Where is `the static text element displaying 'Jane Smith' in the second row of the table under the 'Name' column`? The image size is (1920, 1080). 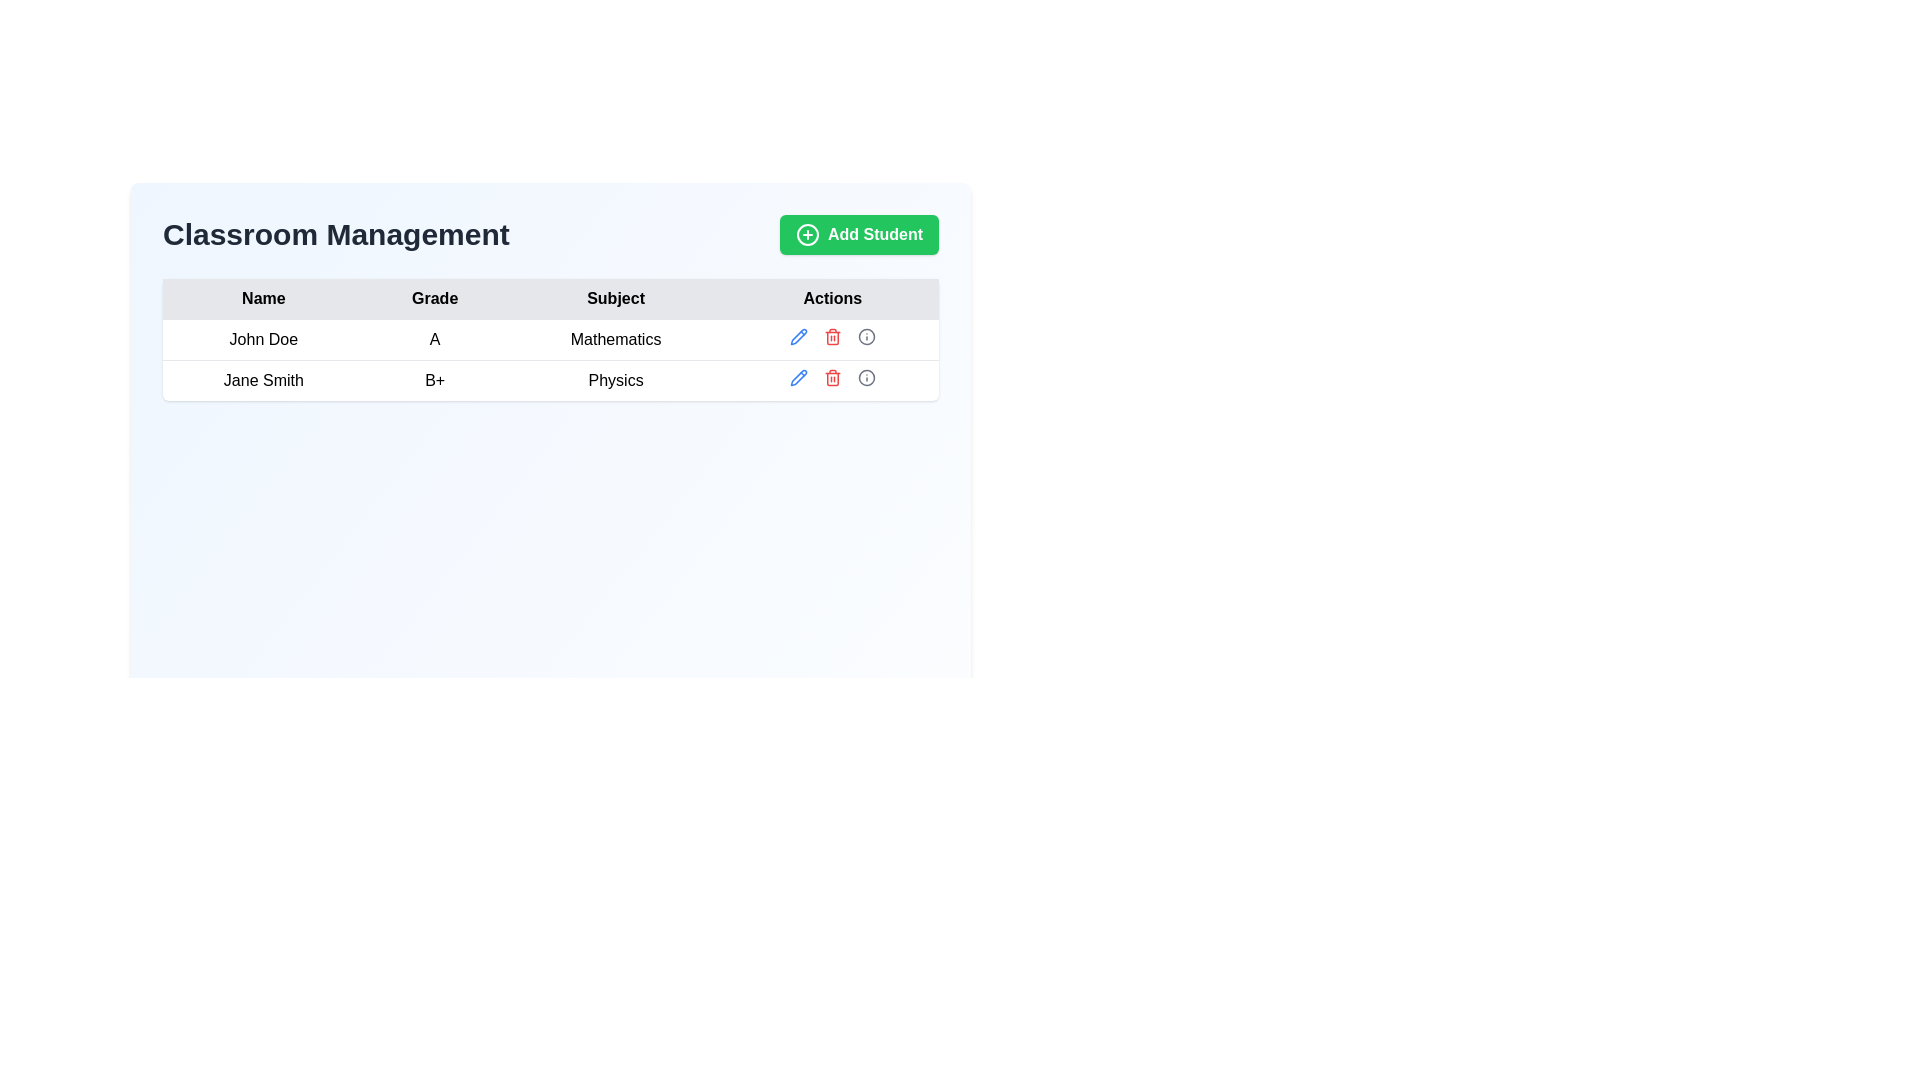 the static text element displaying 'Jane Smith' in the second row of the table under the 'Name' column is located at coordinates (262, 380).